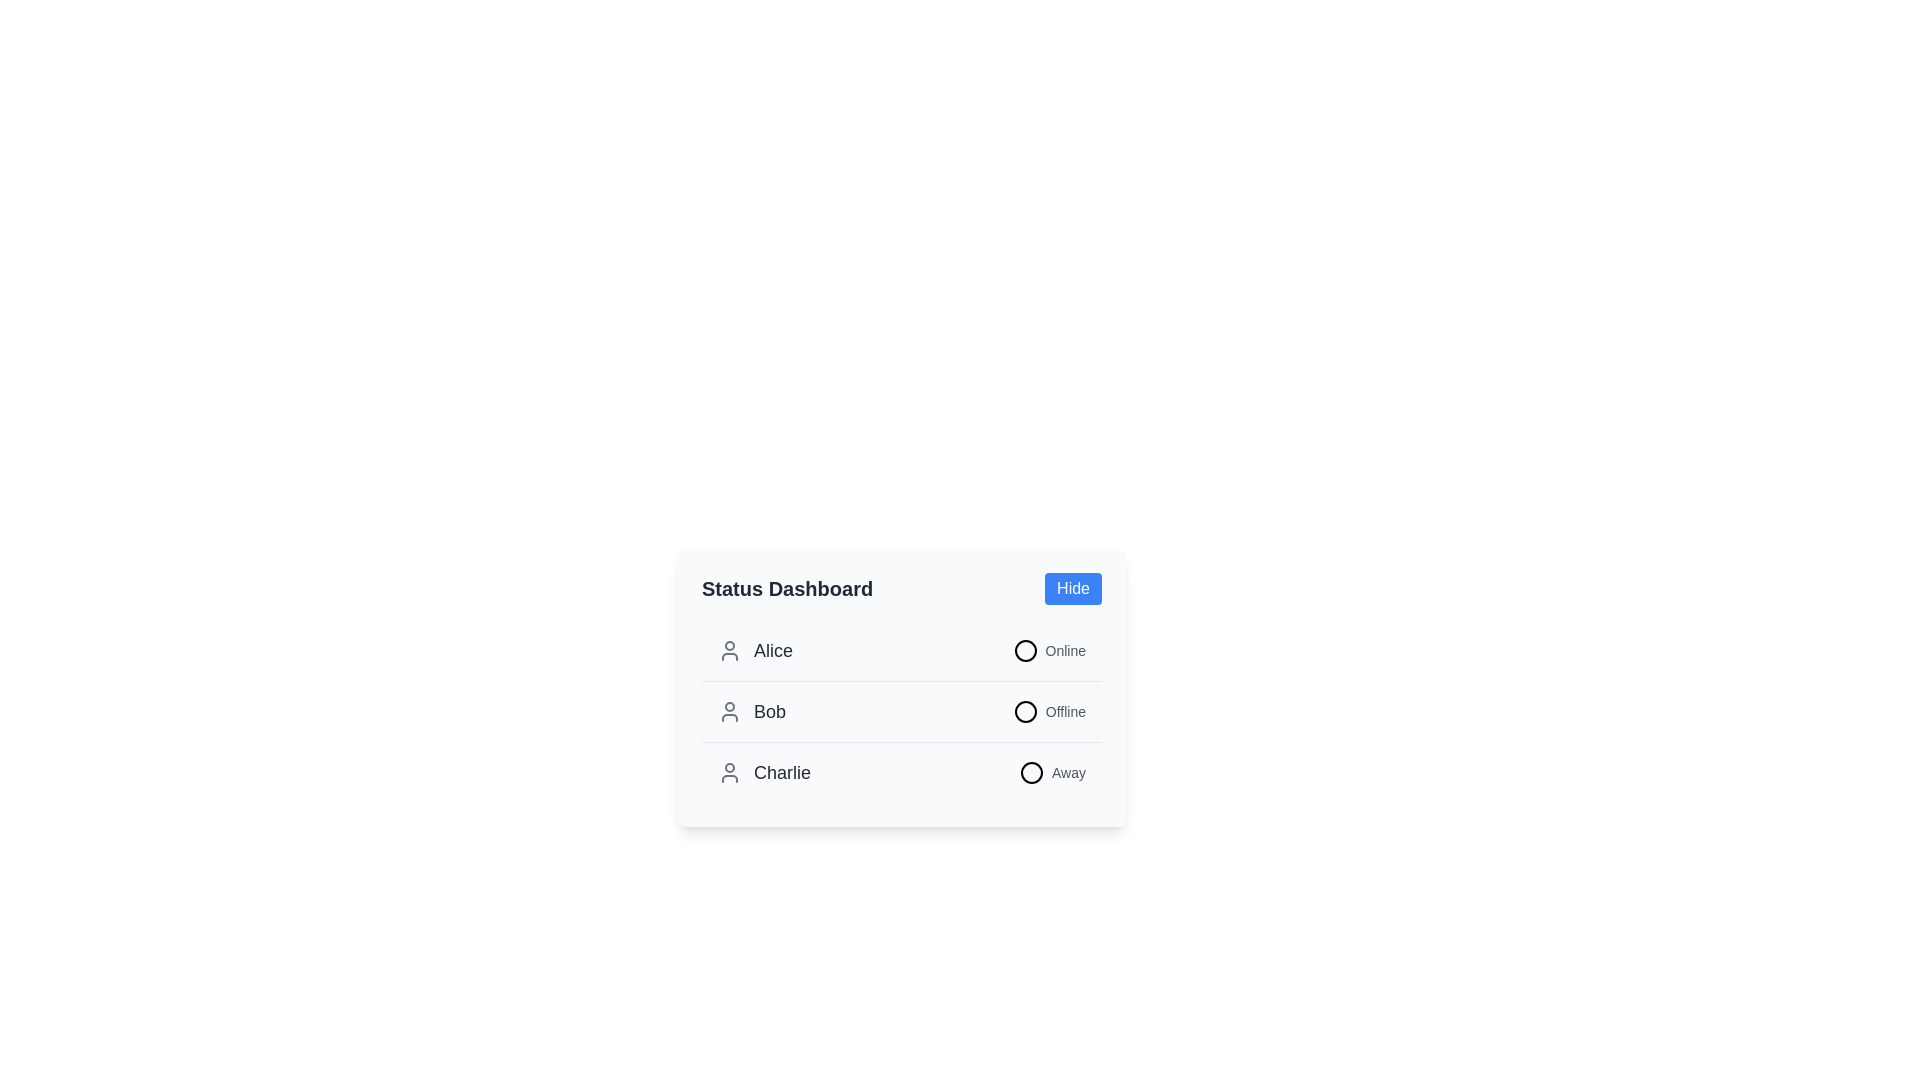 The width and height of the screenshot is (1920, 1080). I want to click on on the labelled text element displaying 'Alice' in the 'Status Dashboard', so click(754, 651).